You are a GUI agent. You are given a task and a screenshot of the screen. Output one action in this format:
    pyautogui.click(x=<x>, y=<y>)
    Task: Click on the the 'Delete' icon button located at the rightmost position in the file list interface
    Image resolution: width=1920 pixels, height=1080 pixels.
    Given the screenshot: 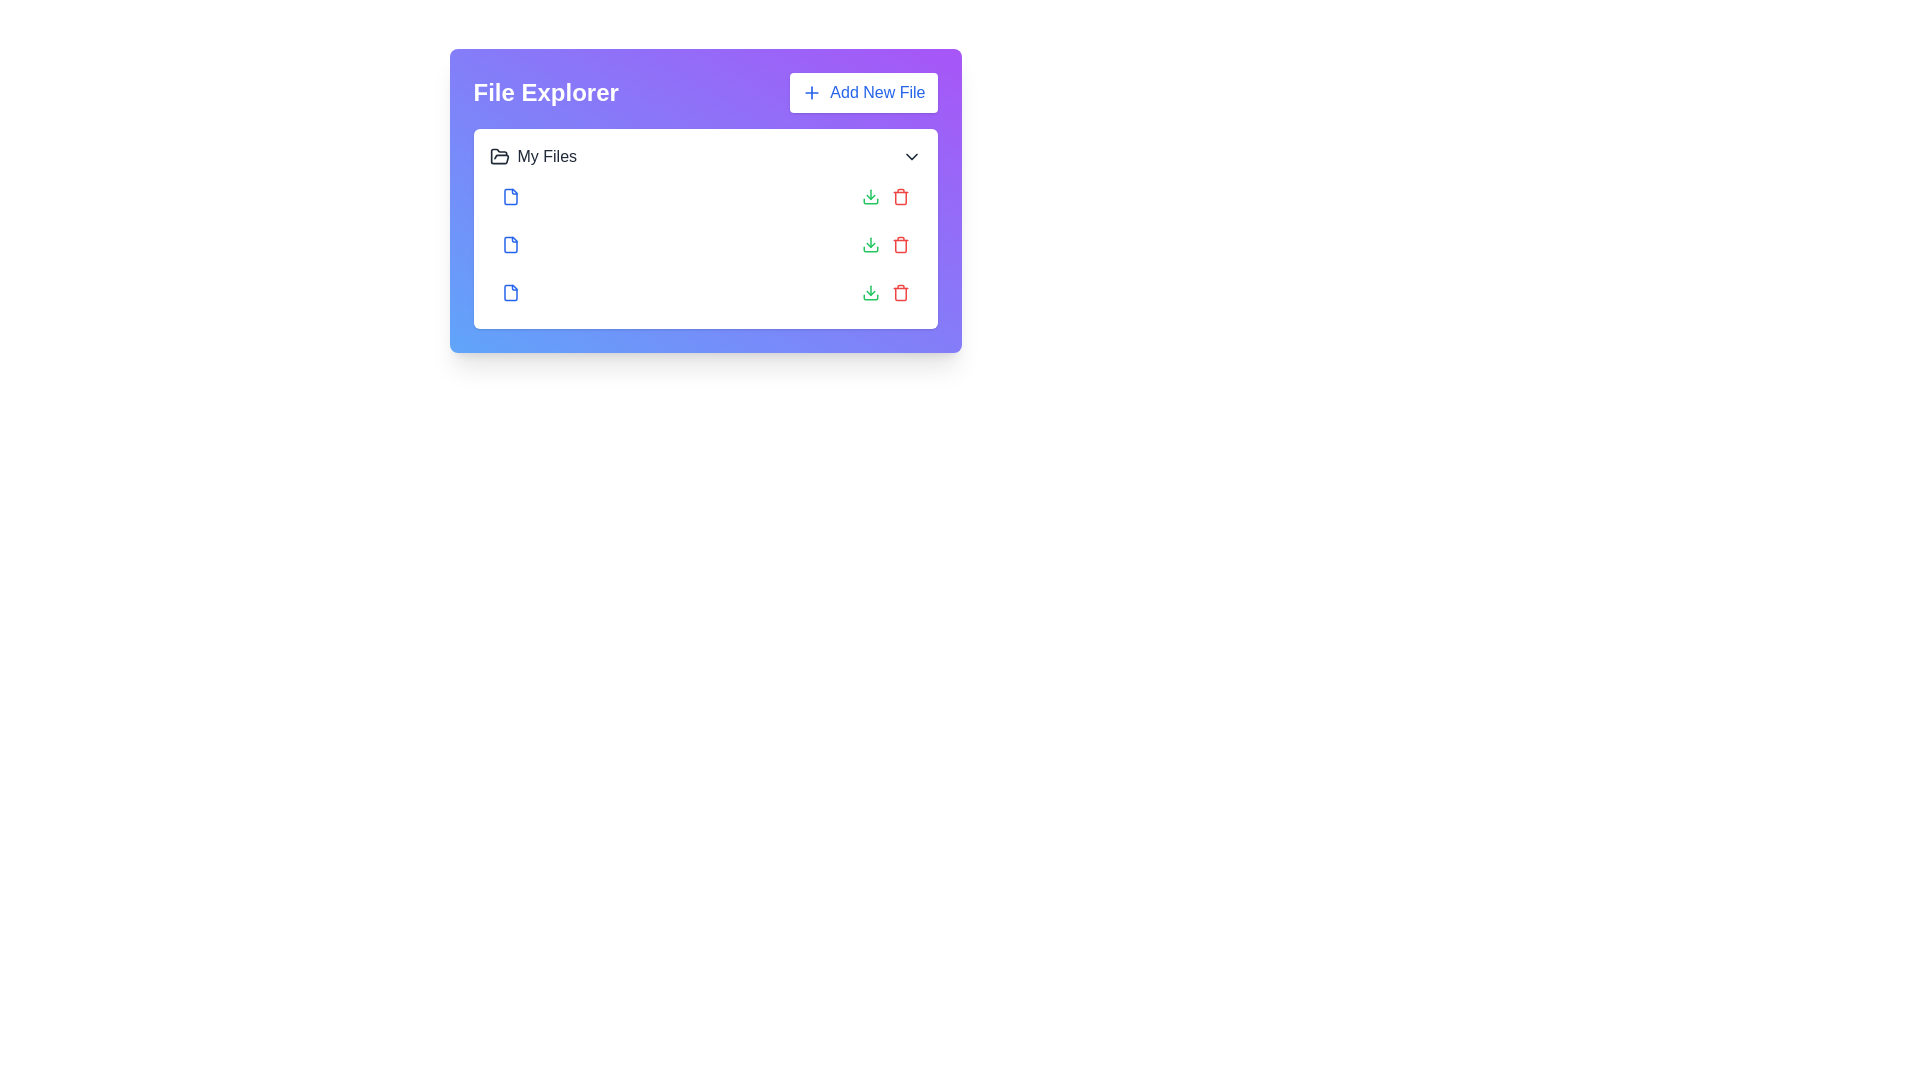 What is the action you would take?
    pyautogui.click(x=899, y=244)
    